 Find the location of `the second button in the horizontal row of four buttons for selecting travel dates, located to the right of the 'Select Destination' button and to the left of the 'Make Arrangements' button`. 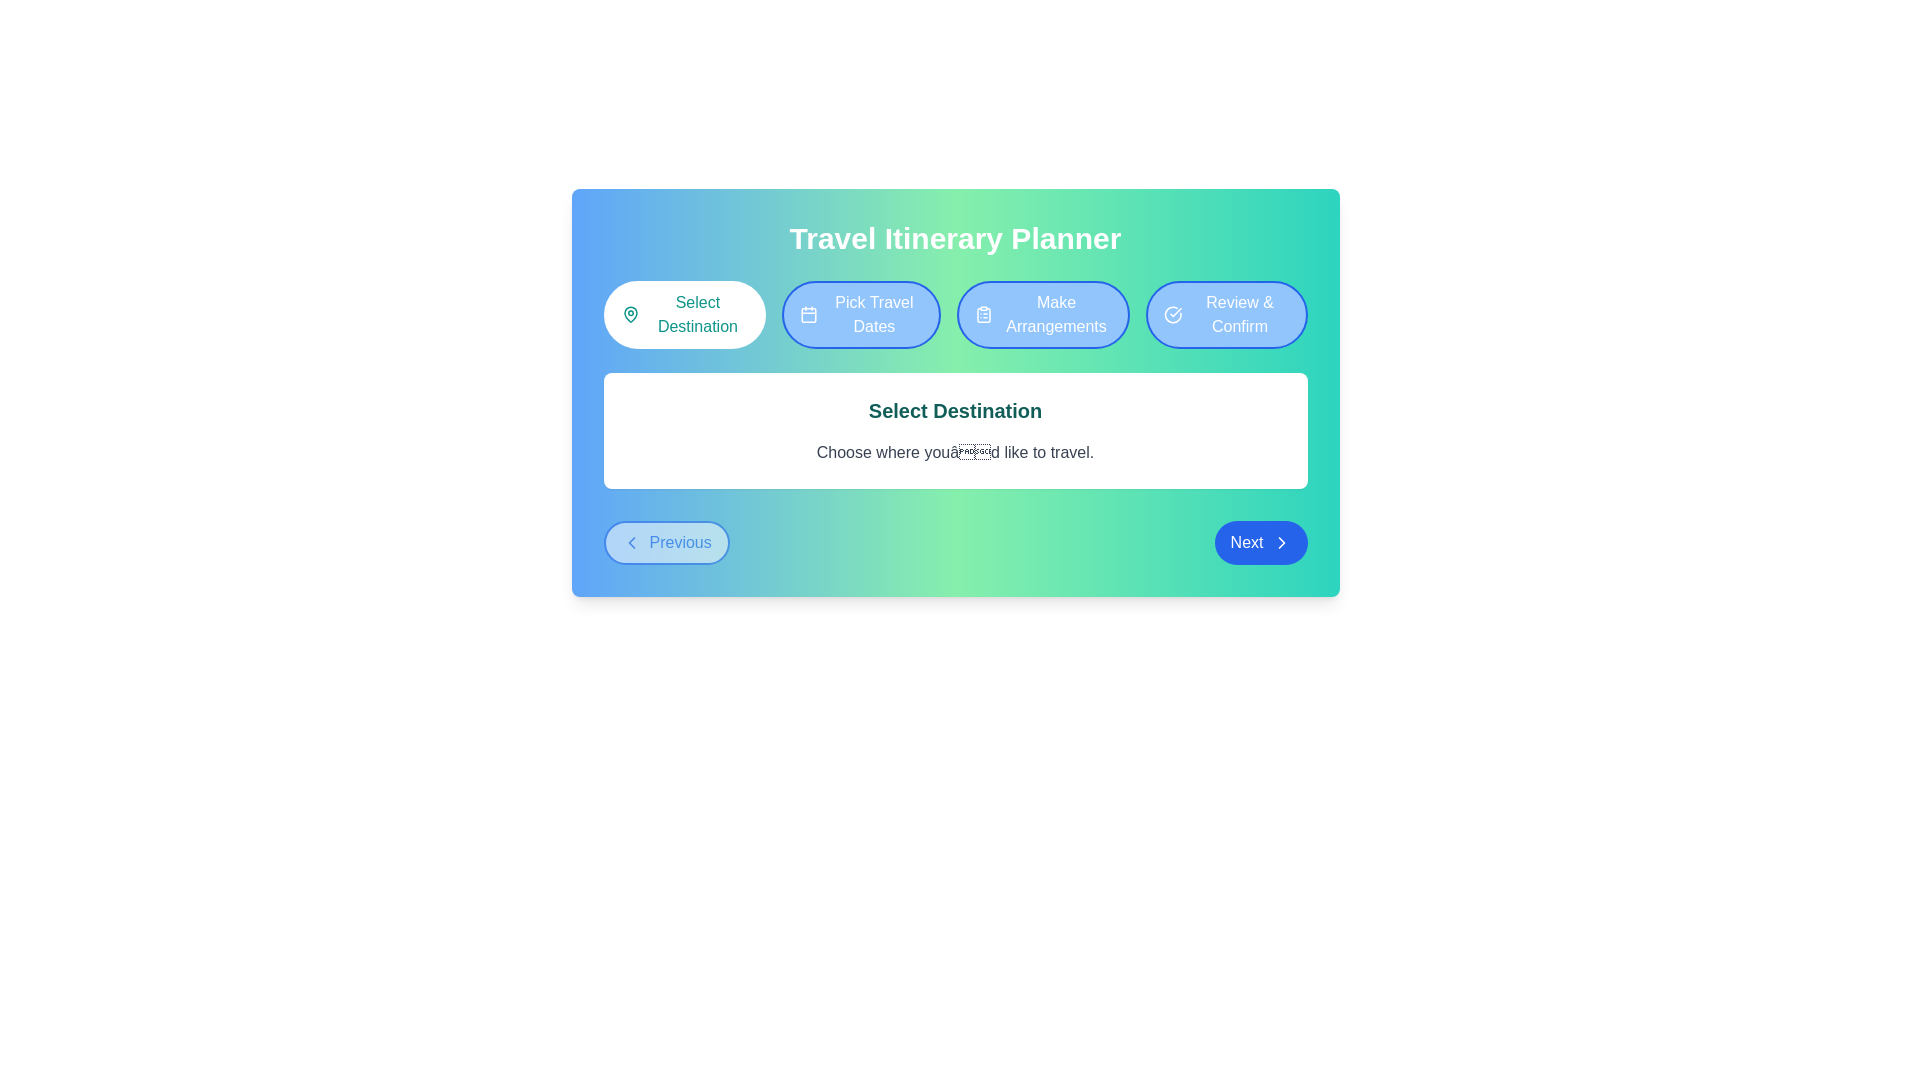

the second button in the horizontal row of four buttons for selecting travel dates, located to the right of the 'Select Destination' button and to the left of the 'Make Arrangements' button is located at coordinates (874, 315).